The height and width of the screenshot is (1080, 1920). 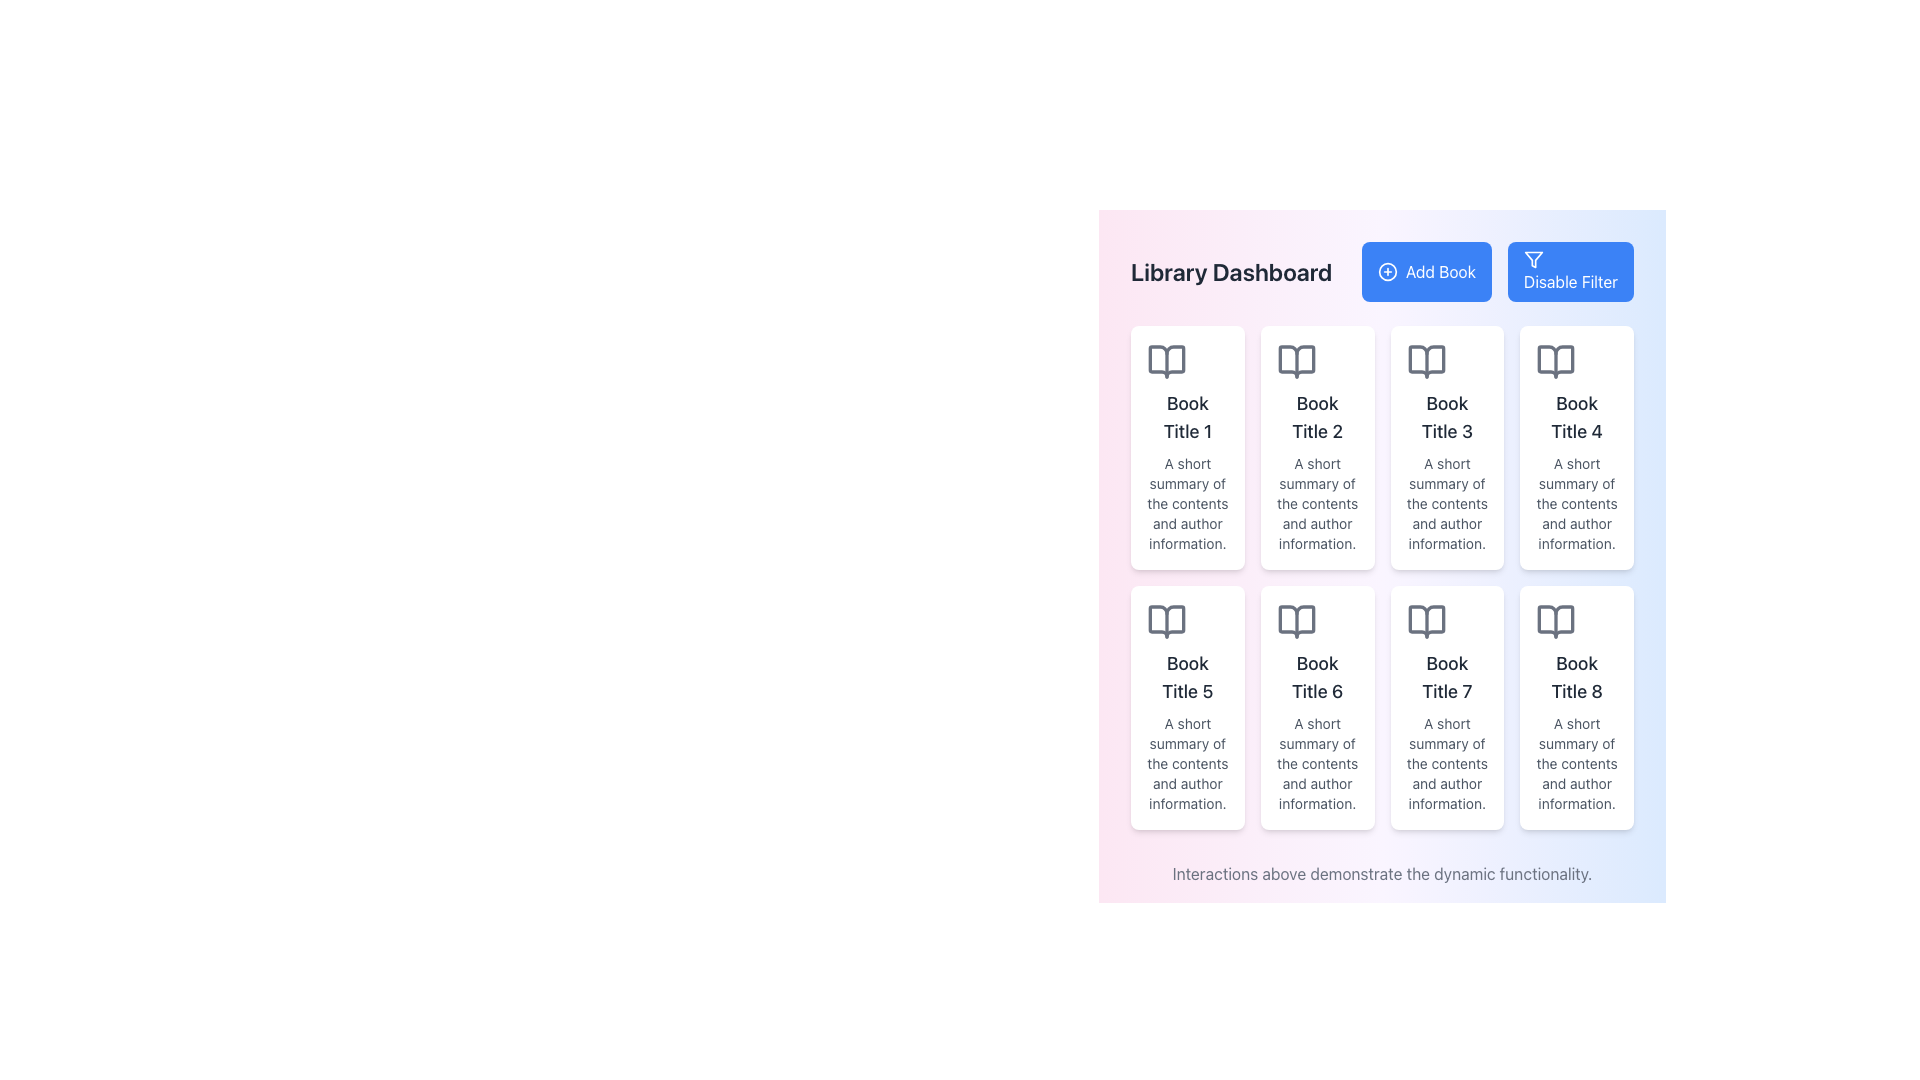 I want to click on the text summary located below the title 'Book Title 1' in the upper left card layout of the interface, so click(x=1187, y=503).